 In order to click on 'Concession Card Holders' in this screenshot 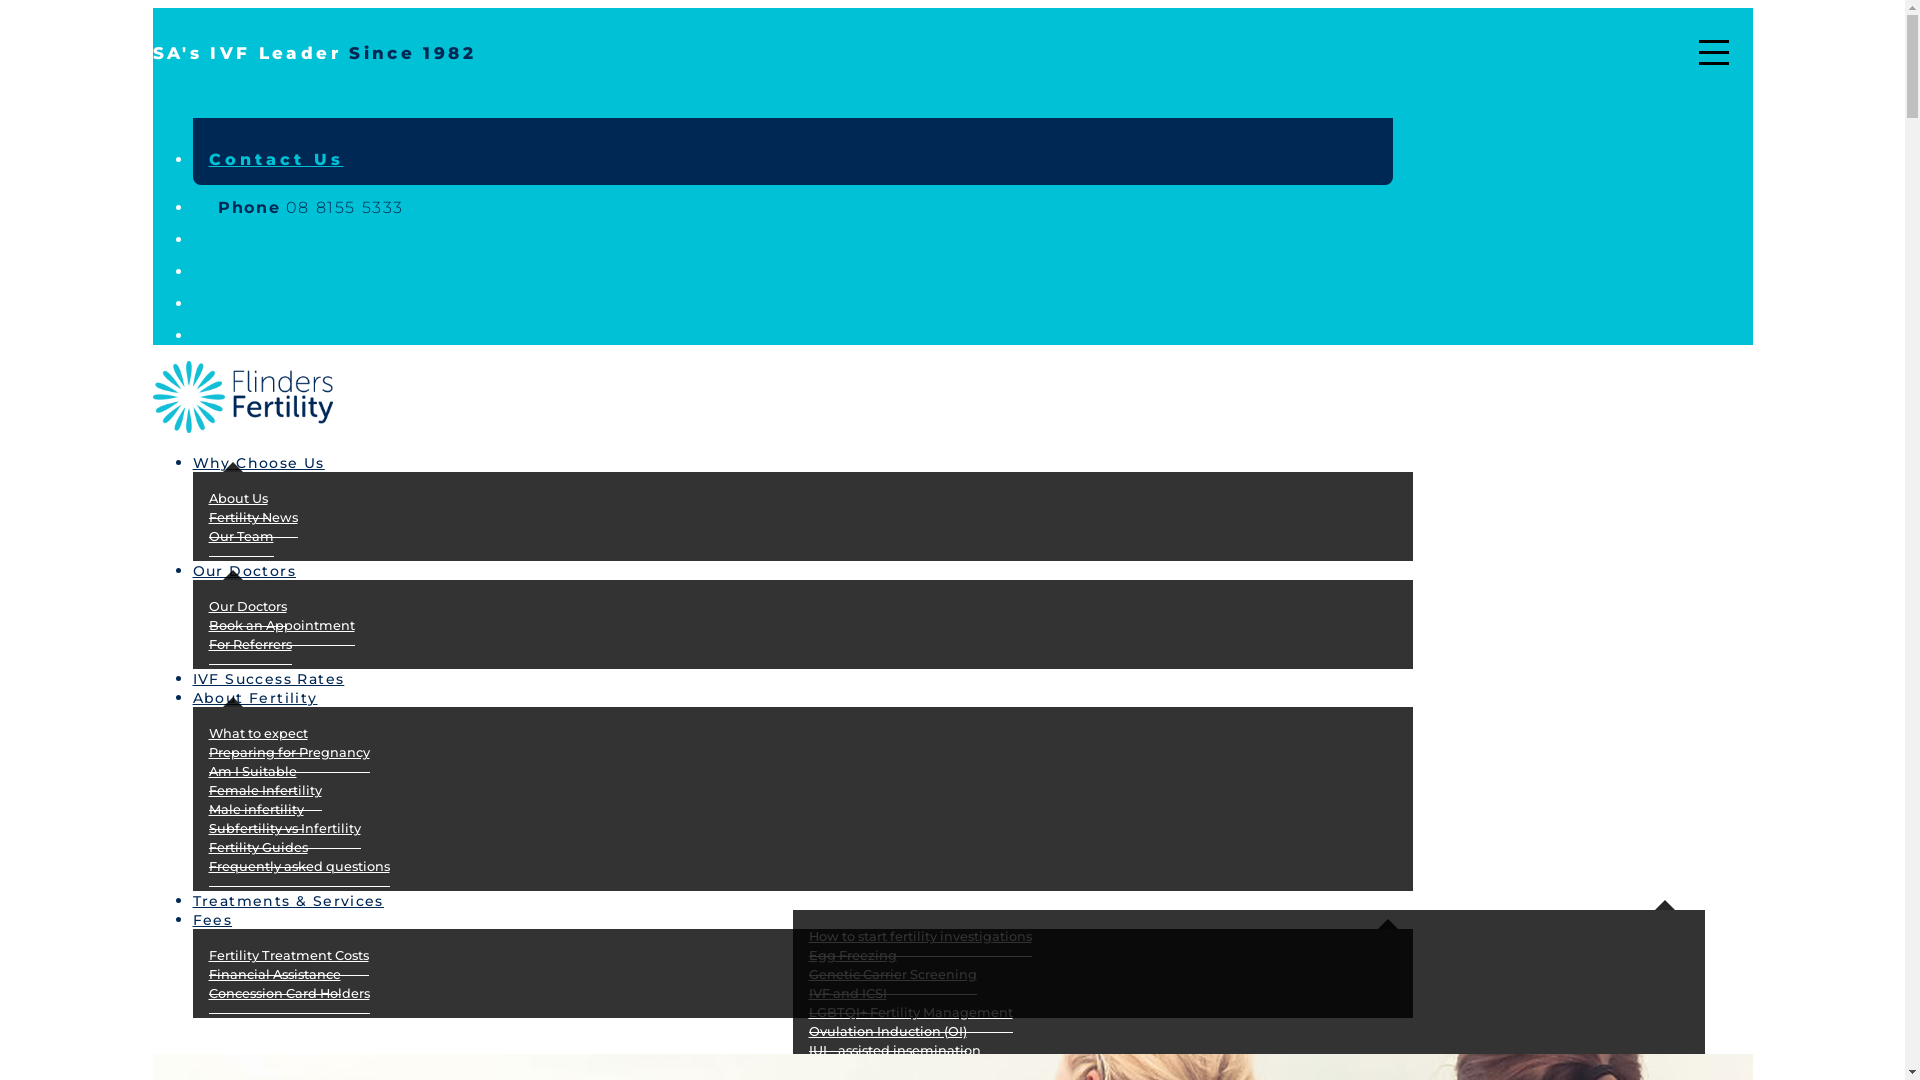, I will do `click(287, 994)`.